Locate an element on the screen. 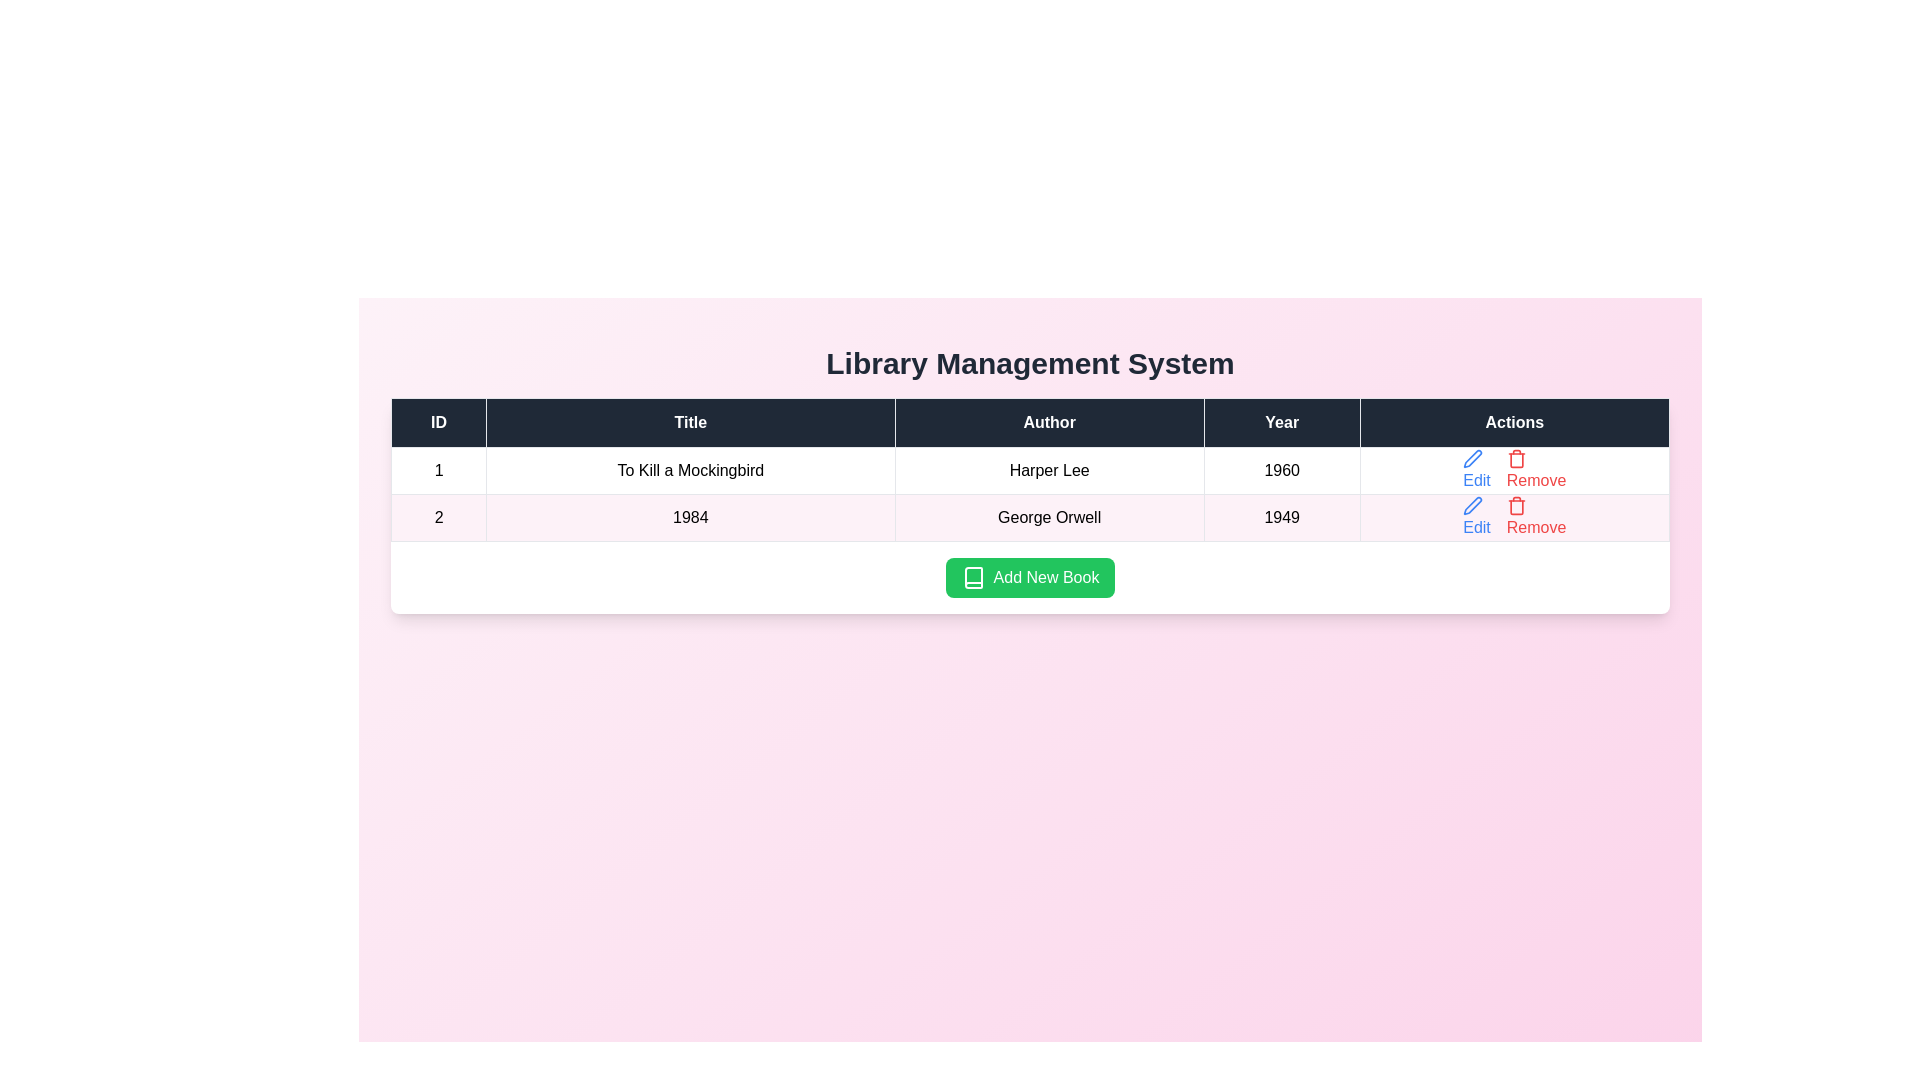  the green 'Add New Book' button with rounded corners and a book icon to initiate the 'Add New Book' function is located at coordinates (1030, 578).